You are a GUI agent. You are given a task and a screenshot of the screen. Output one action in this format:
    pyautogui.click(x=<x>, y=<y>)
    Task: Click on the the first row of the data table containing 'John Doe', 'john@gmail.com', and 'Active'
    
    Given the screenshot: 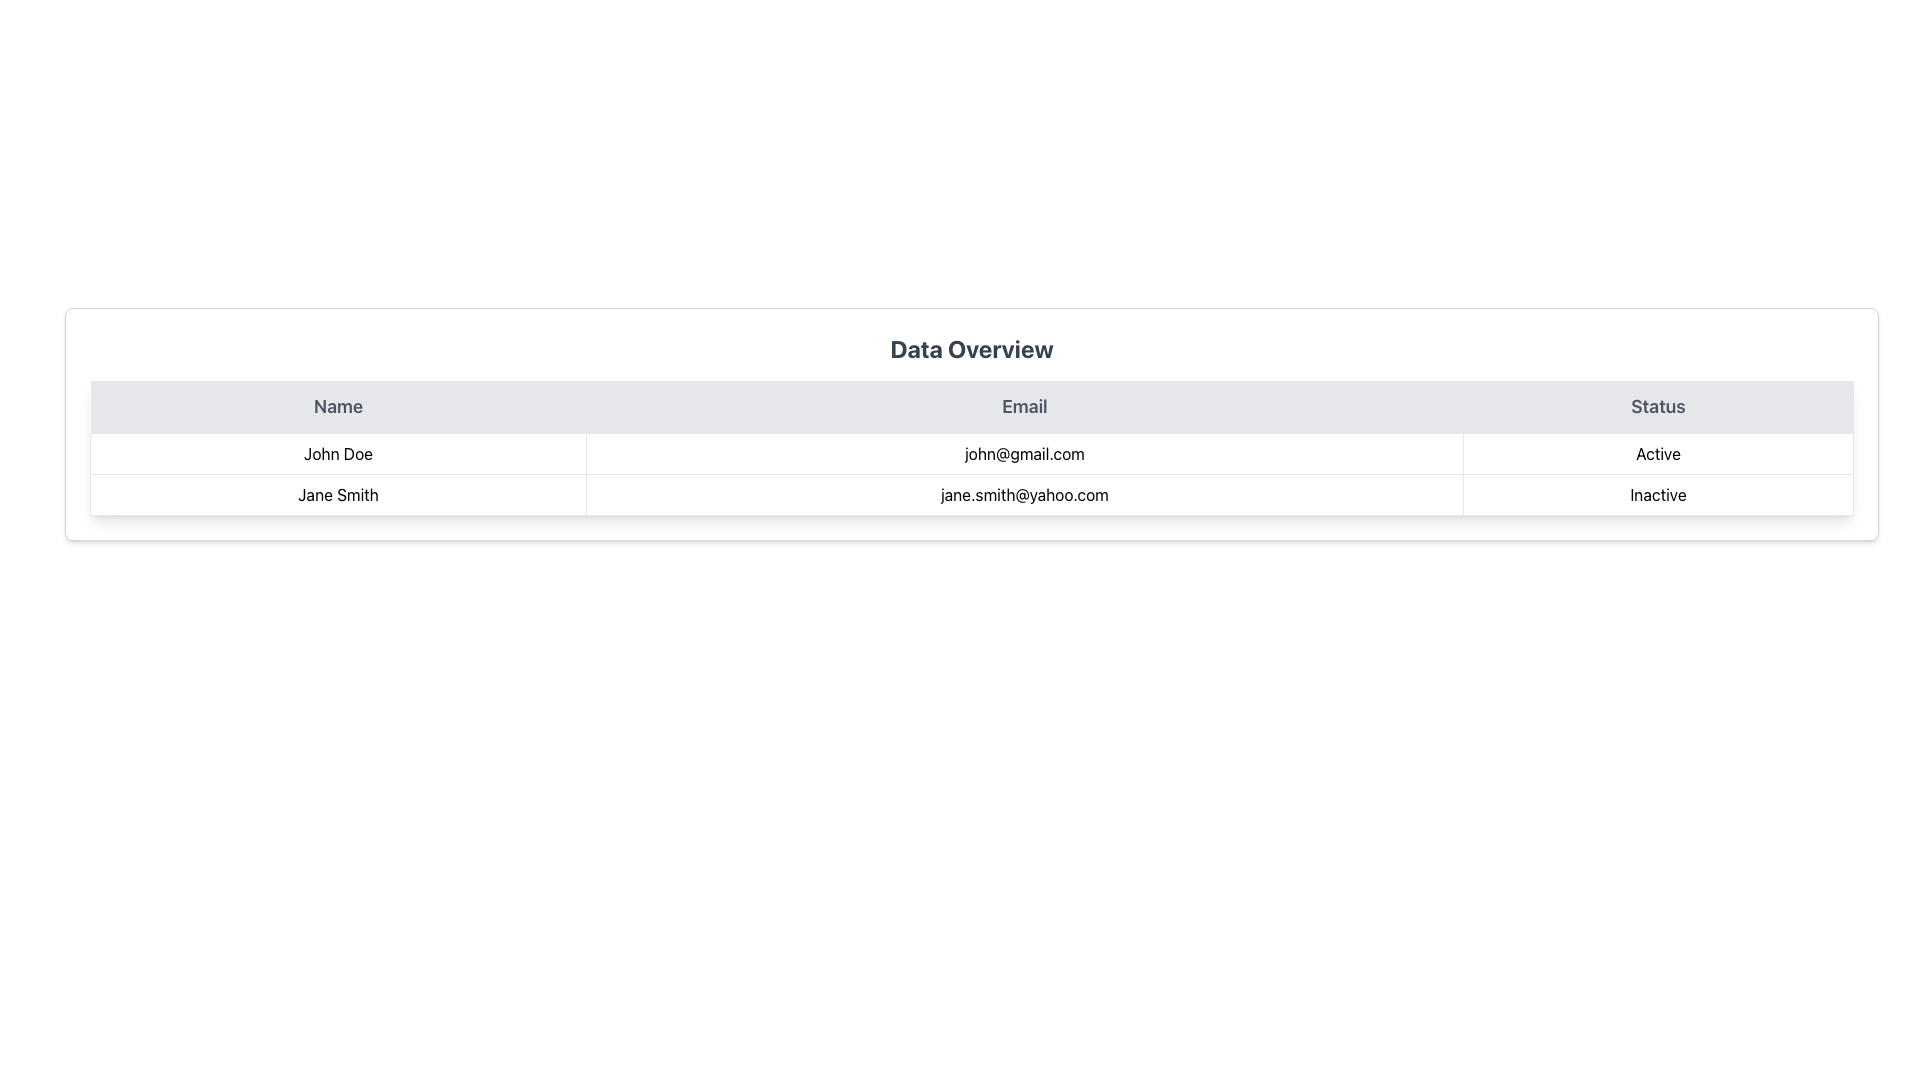 What is the action you would take?
    pyautogui.click(x=971, y=454)
    